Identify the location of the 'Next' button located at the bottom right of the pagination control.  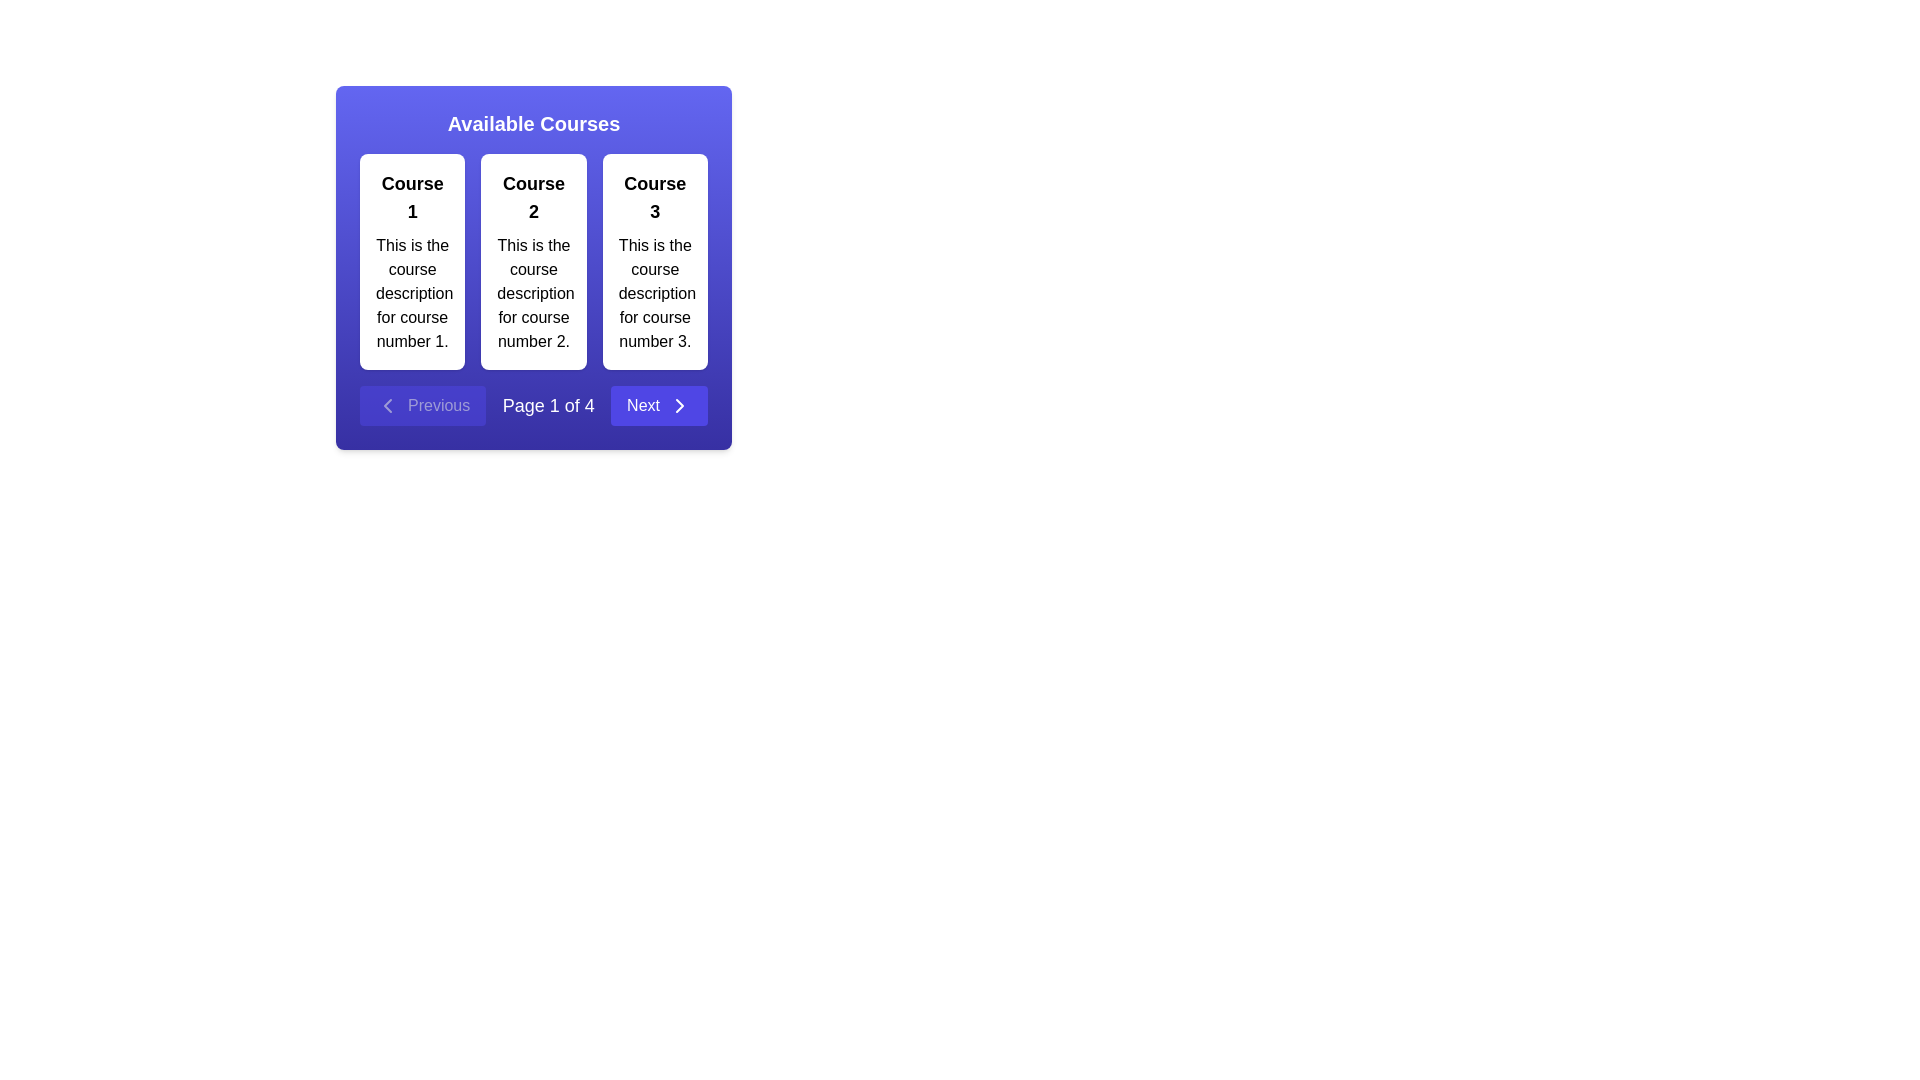
(659, 405).